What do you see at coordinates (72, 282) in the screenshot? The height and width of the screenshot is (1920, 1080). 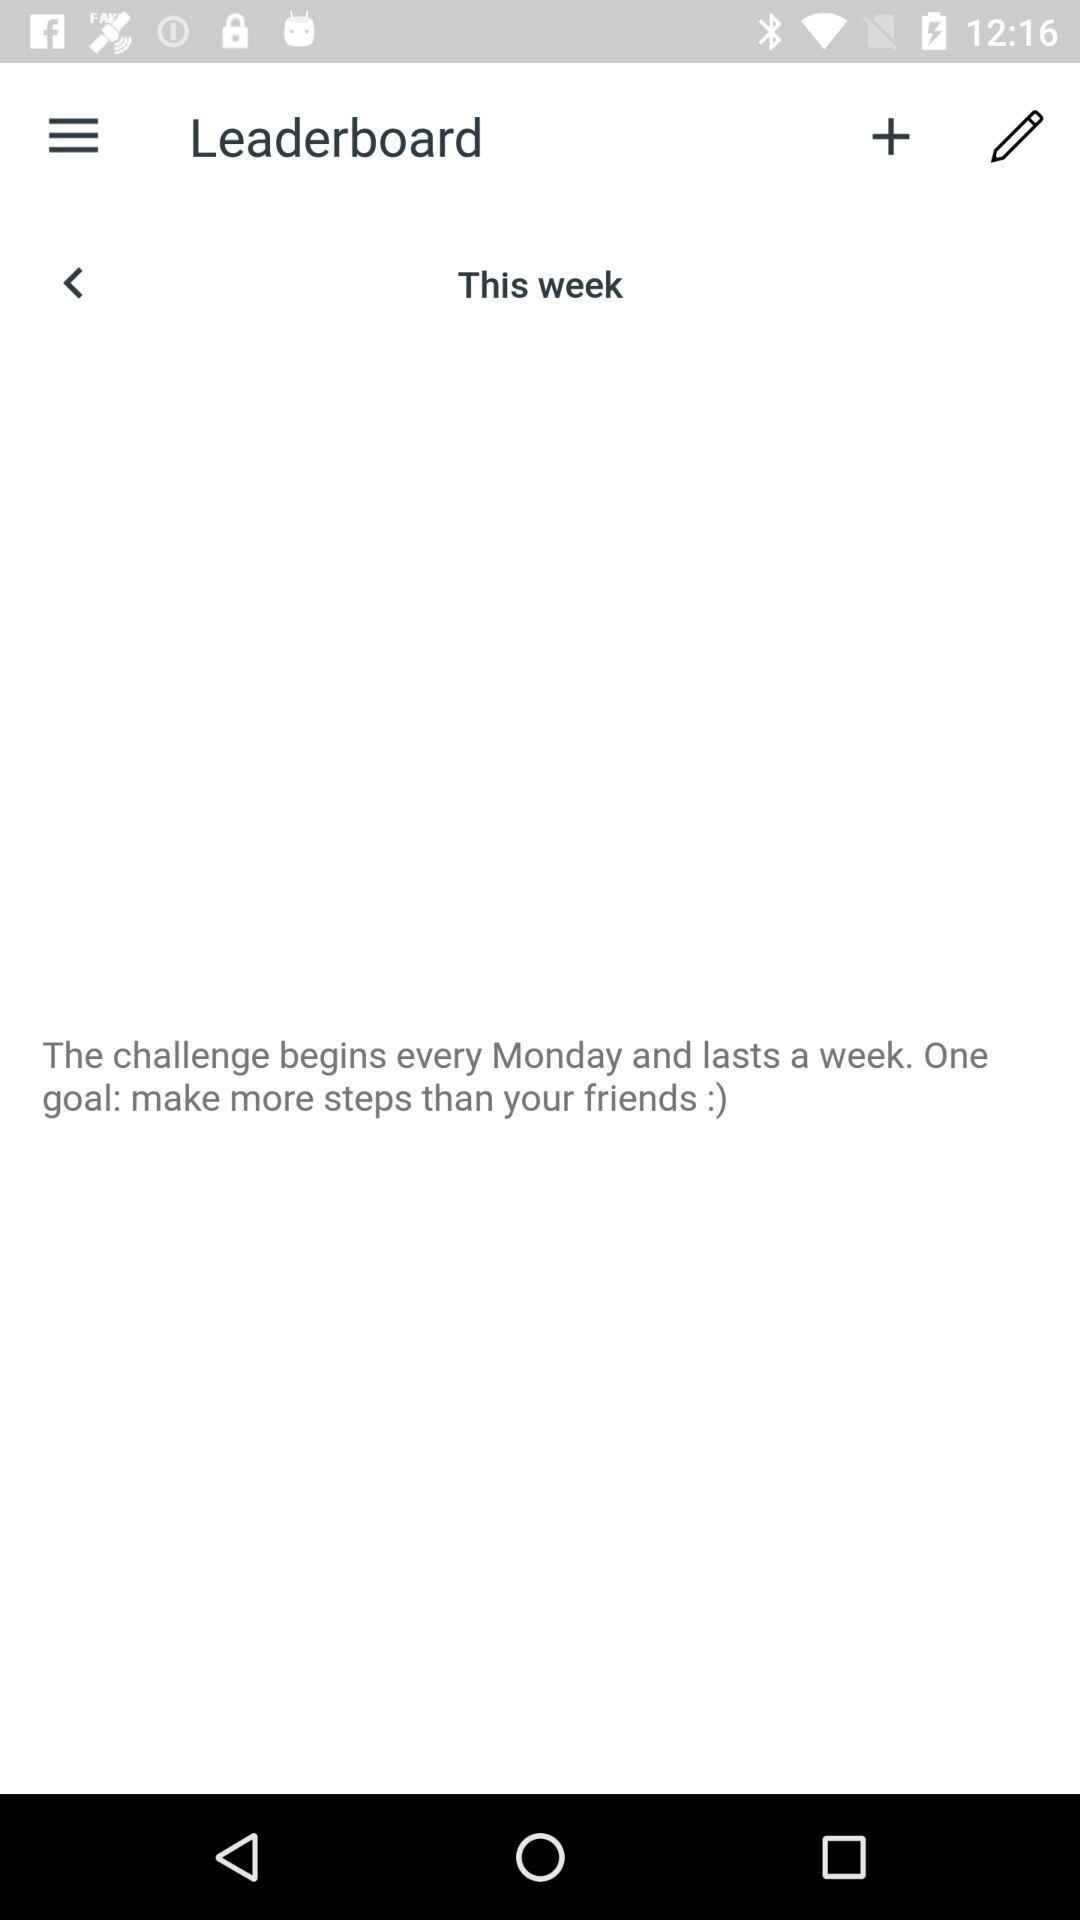 I see `previous week` at bounding box center [72, 282].